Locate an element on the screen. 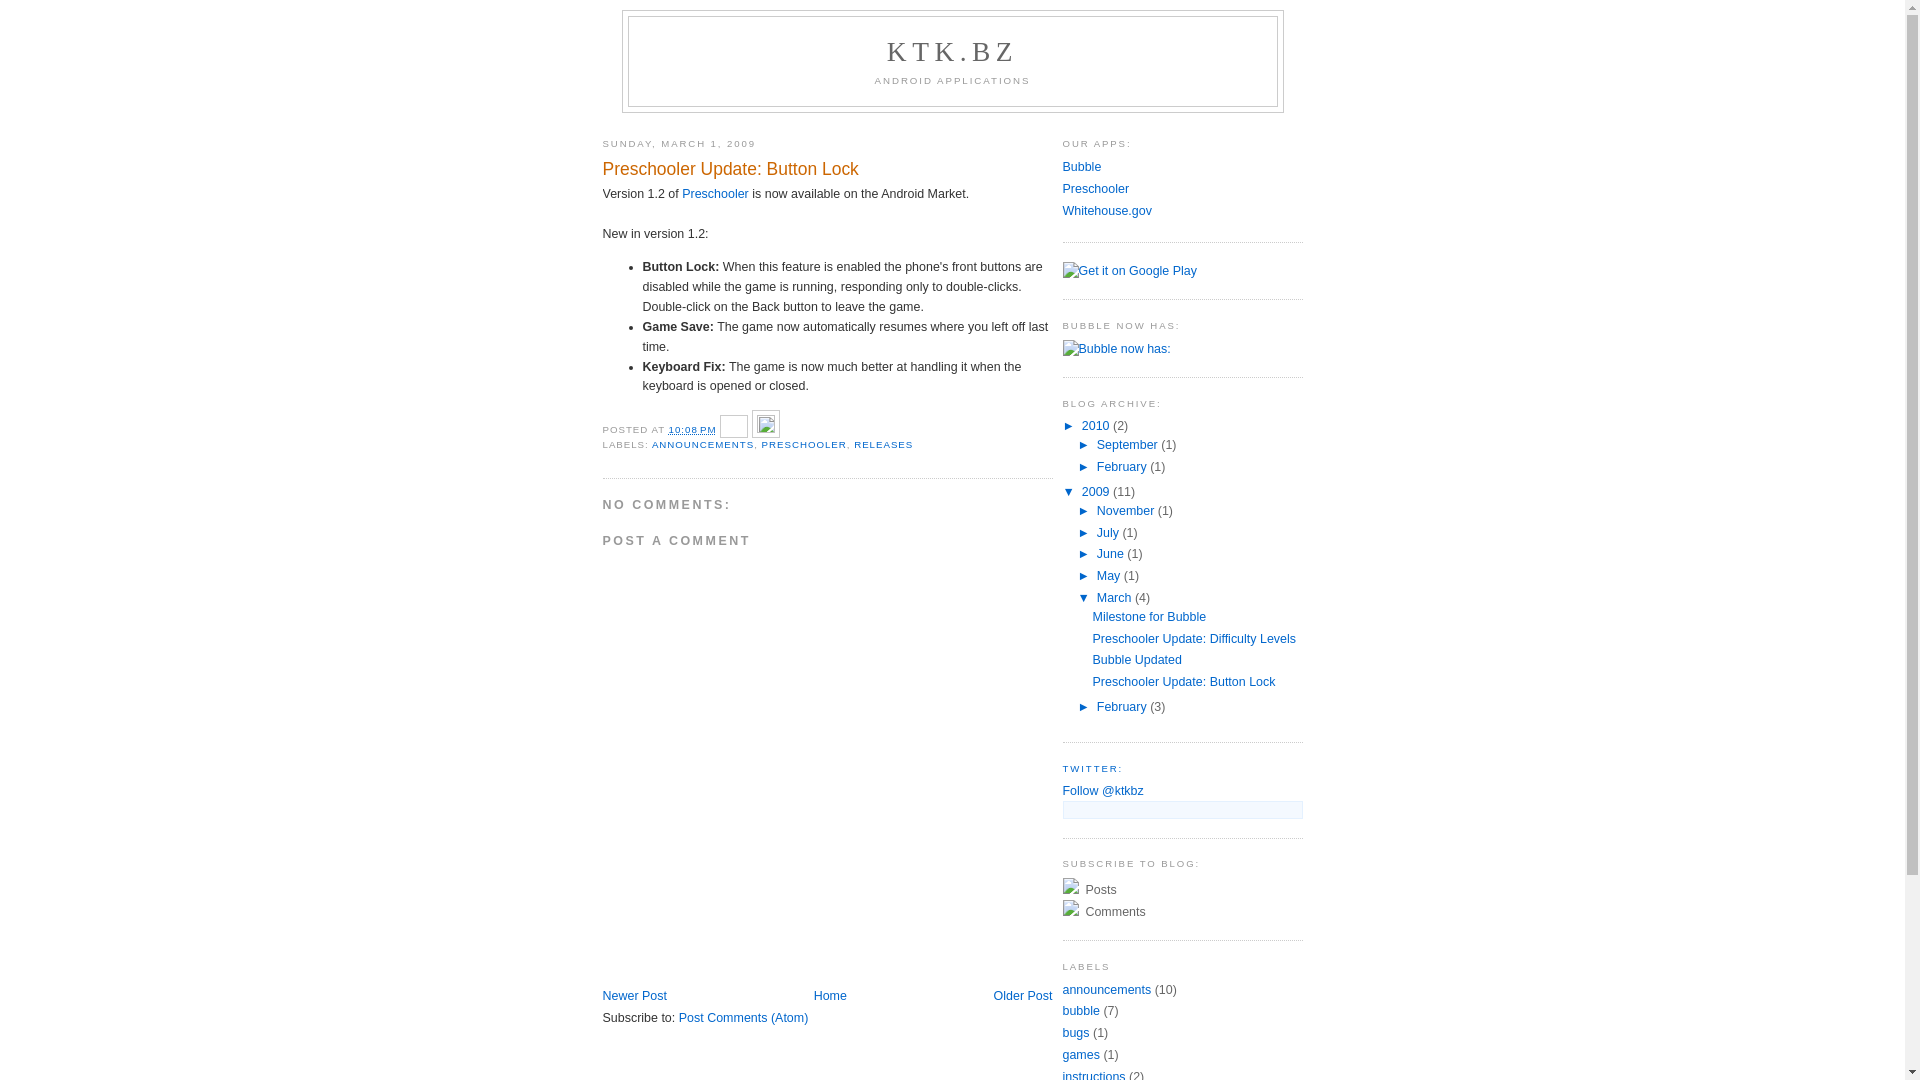 Image resolution: width=1920 pixels, height=1080 pixels. 'Preschooler' is located at coordinates (1094, 189).